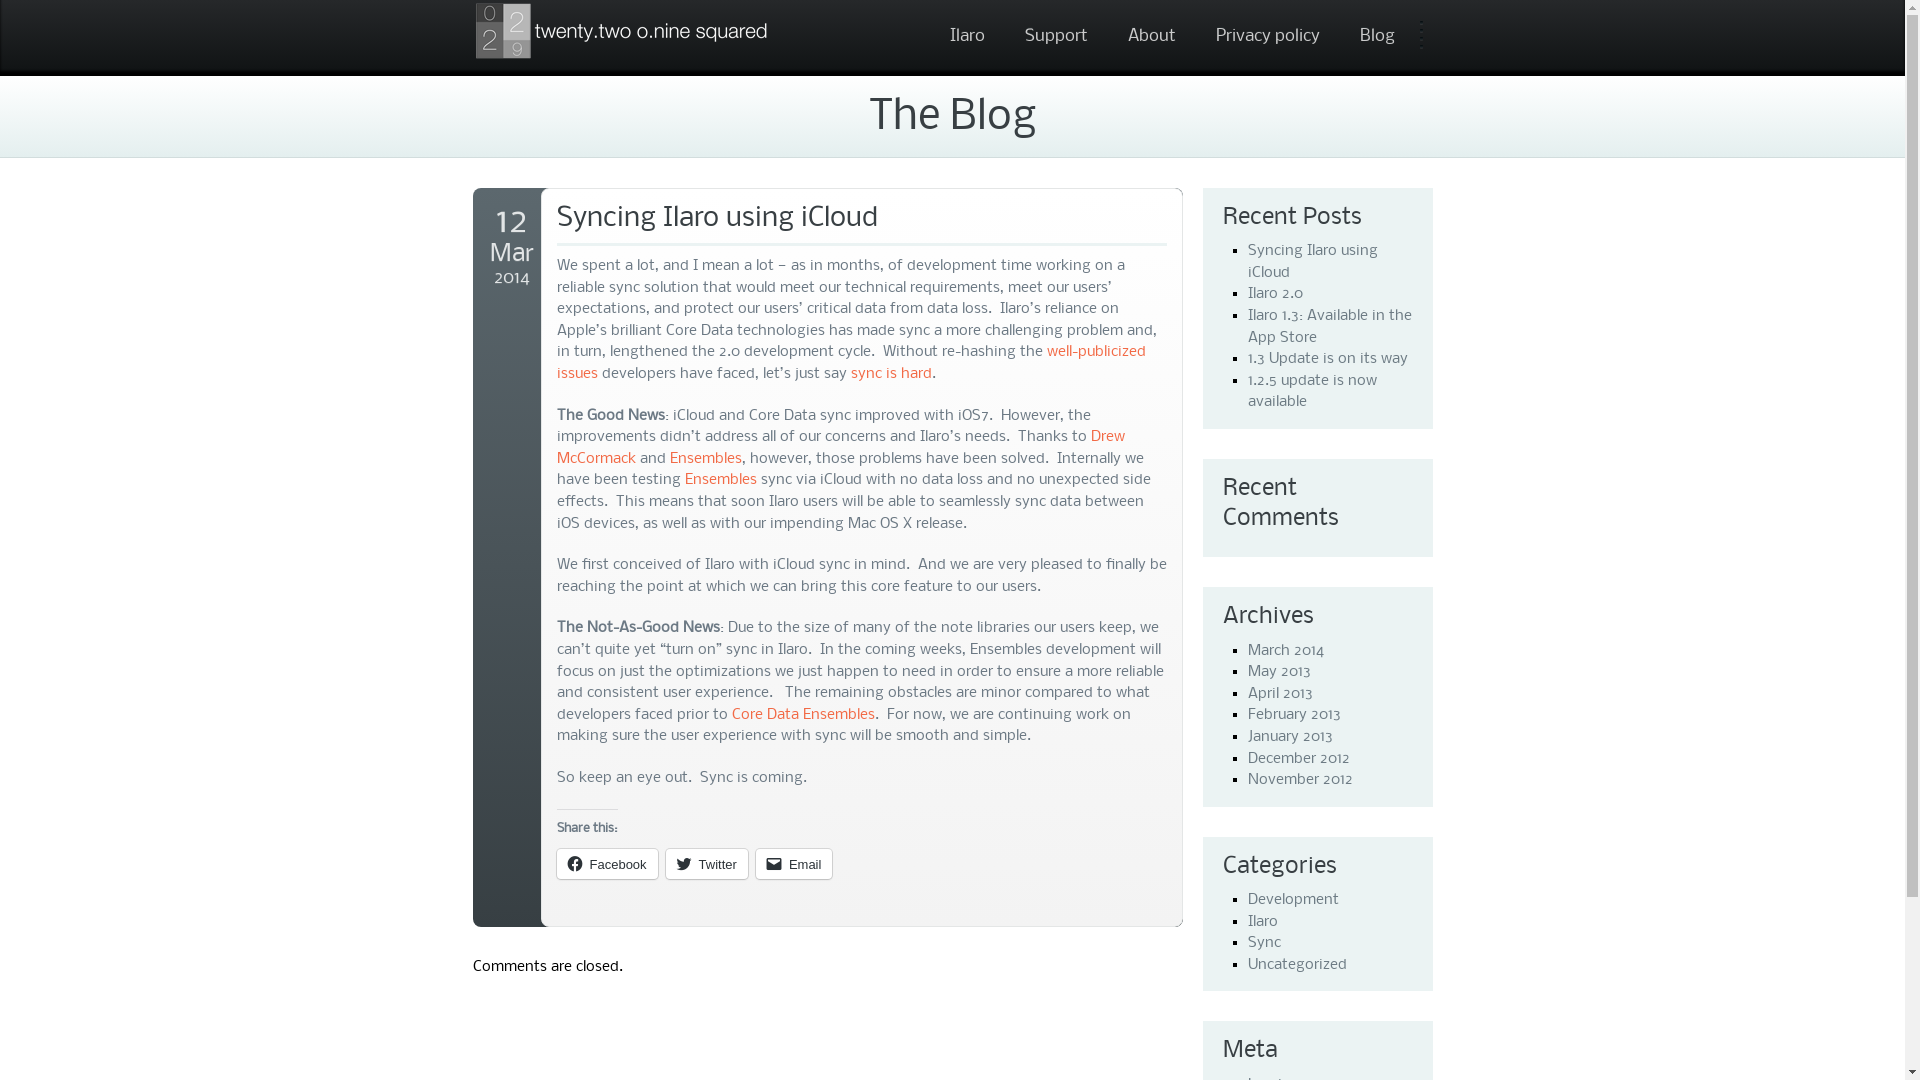 Image resolution: width=1920 pixels, height=1080 pixels. Describe the element at coordinates (706, 863) in the screenshot. I see `'Twitter'` at that location.